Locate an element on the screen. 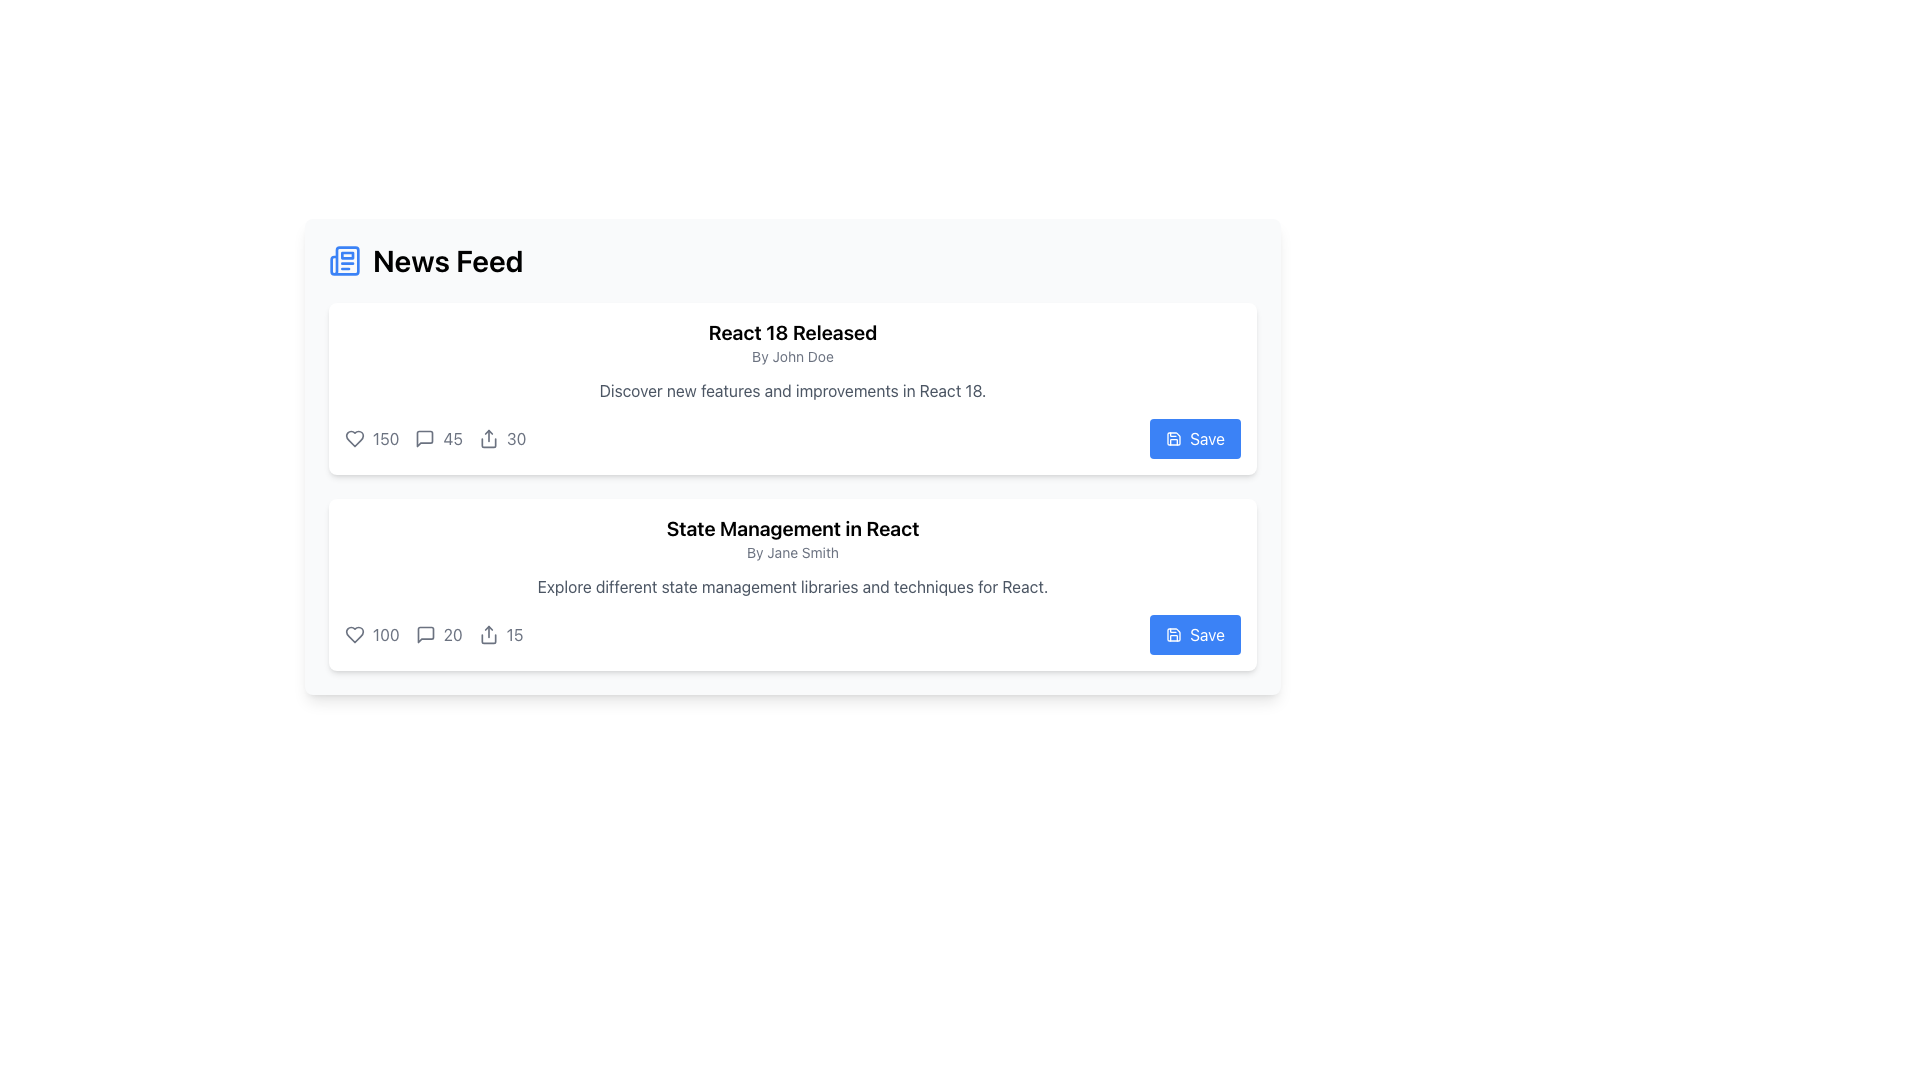  the heart-shaped icon with a hollow center and a gray outline to like the post titled 'State Management in React' is located at coordinates (355, 635).